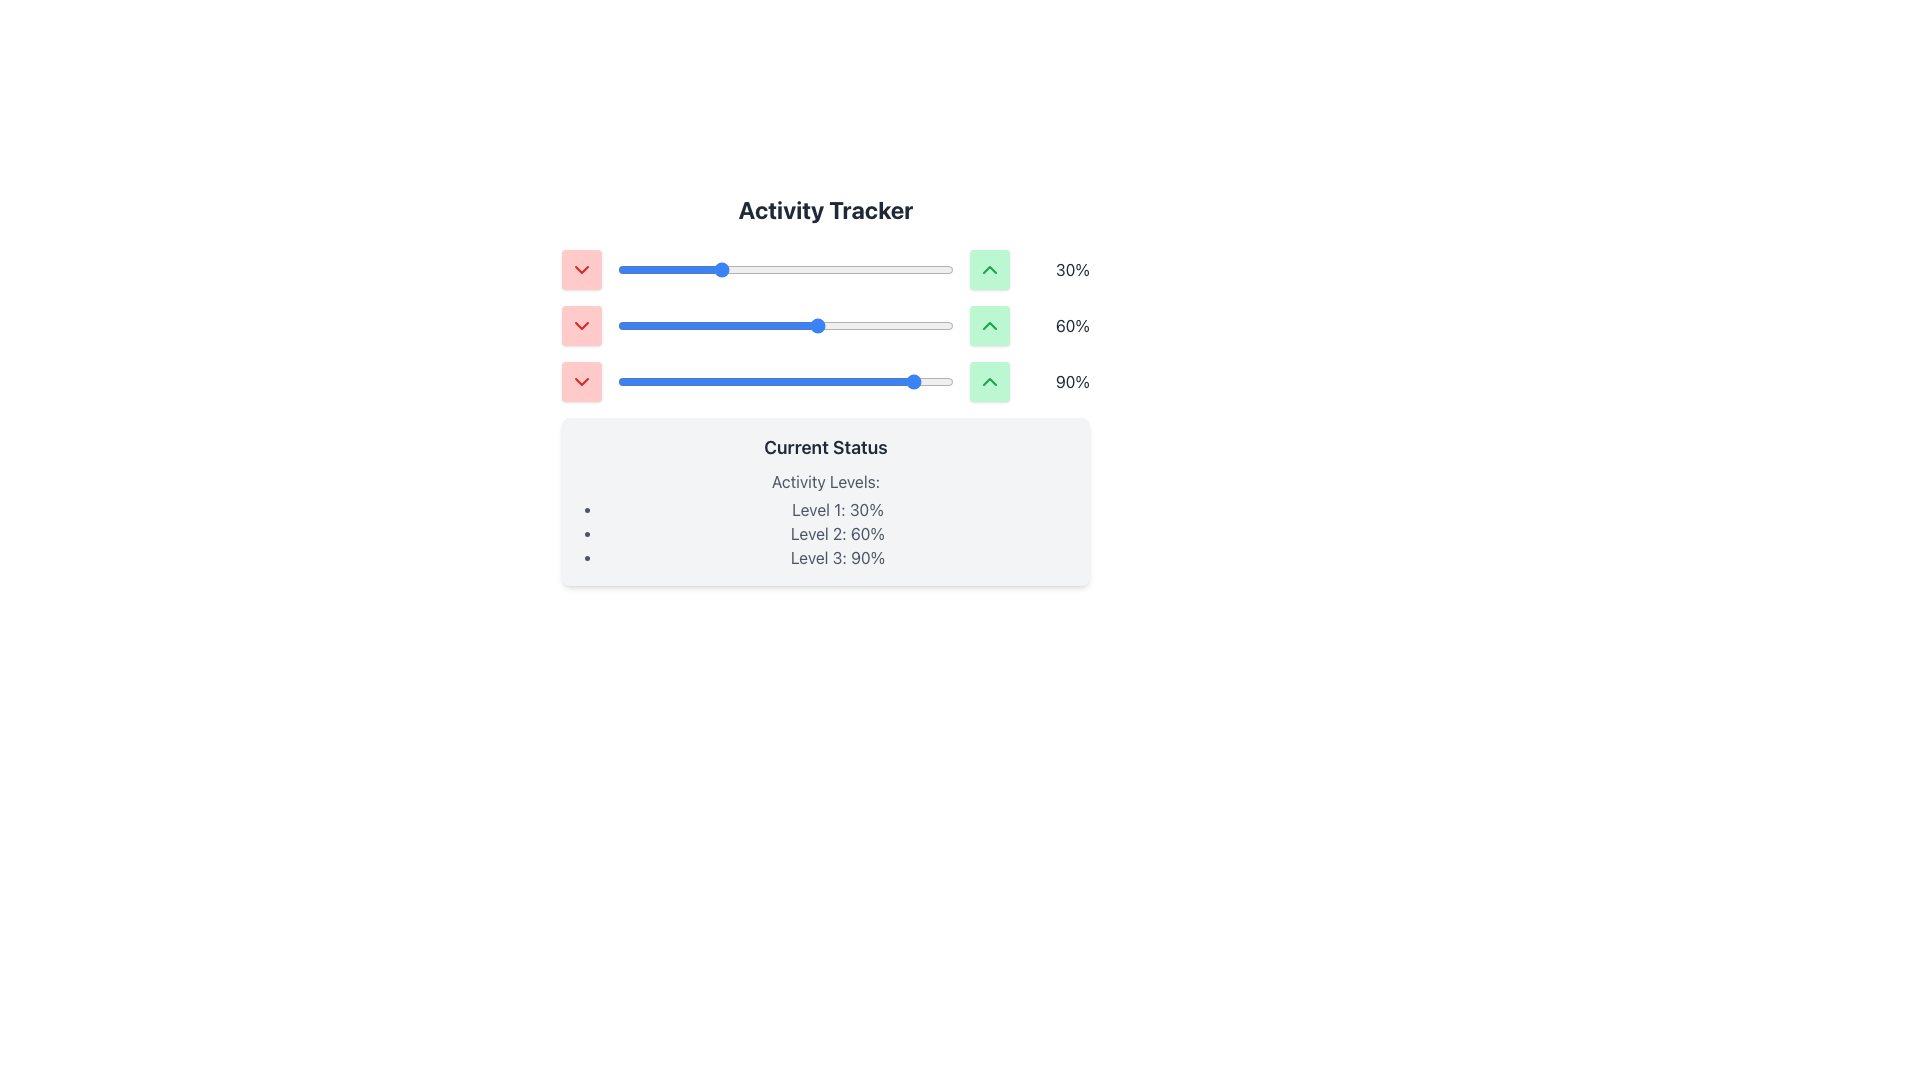 The width and height of the screenshot is (1920, 1080). Describe the element at coordinates (838, 532) in the screenshot. I see `the Text List displaying percentage values for three levels, located under the 'Activity Levels:' subheading in the 'Current Status' section` at that location.